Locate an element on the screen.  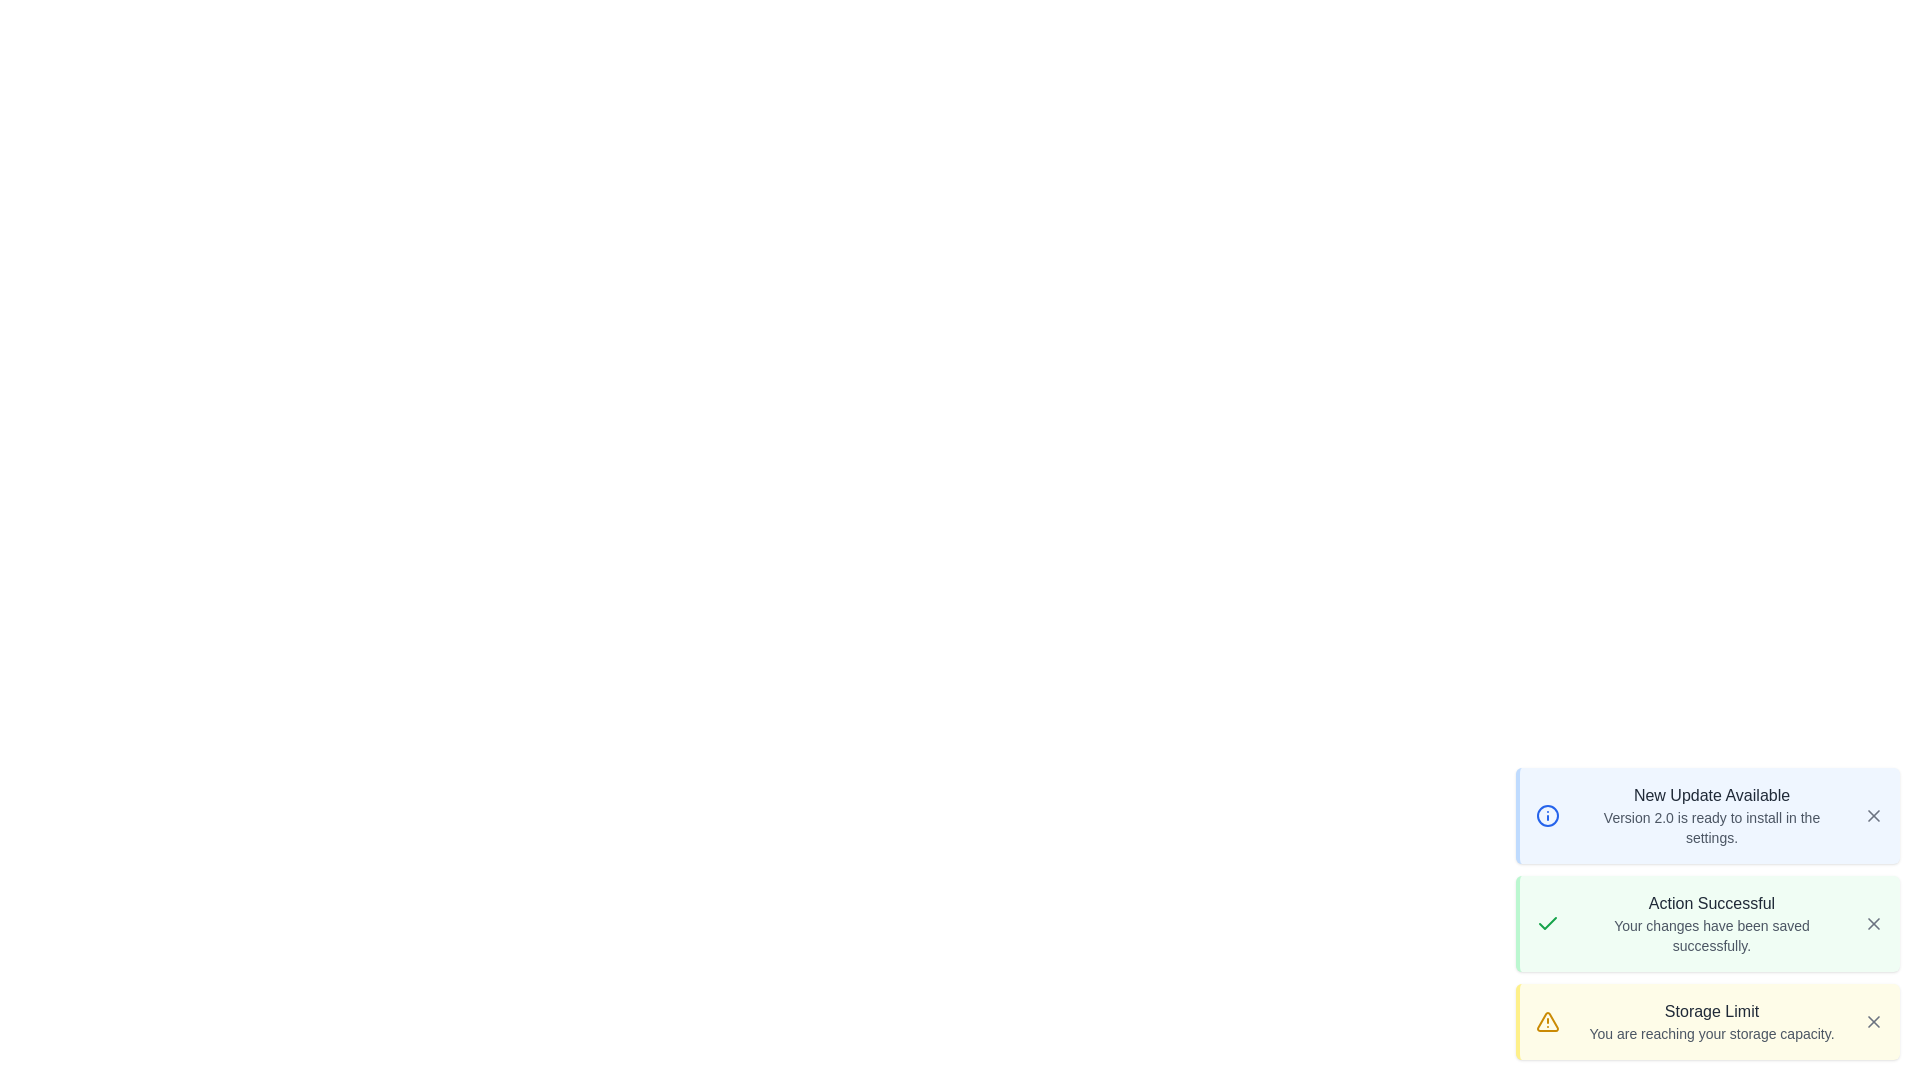
the icon associated with the alert warning is located at coordinates (1547, 1022).